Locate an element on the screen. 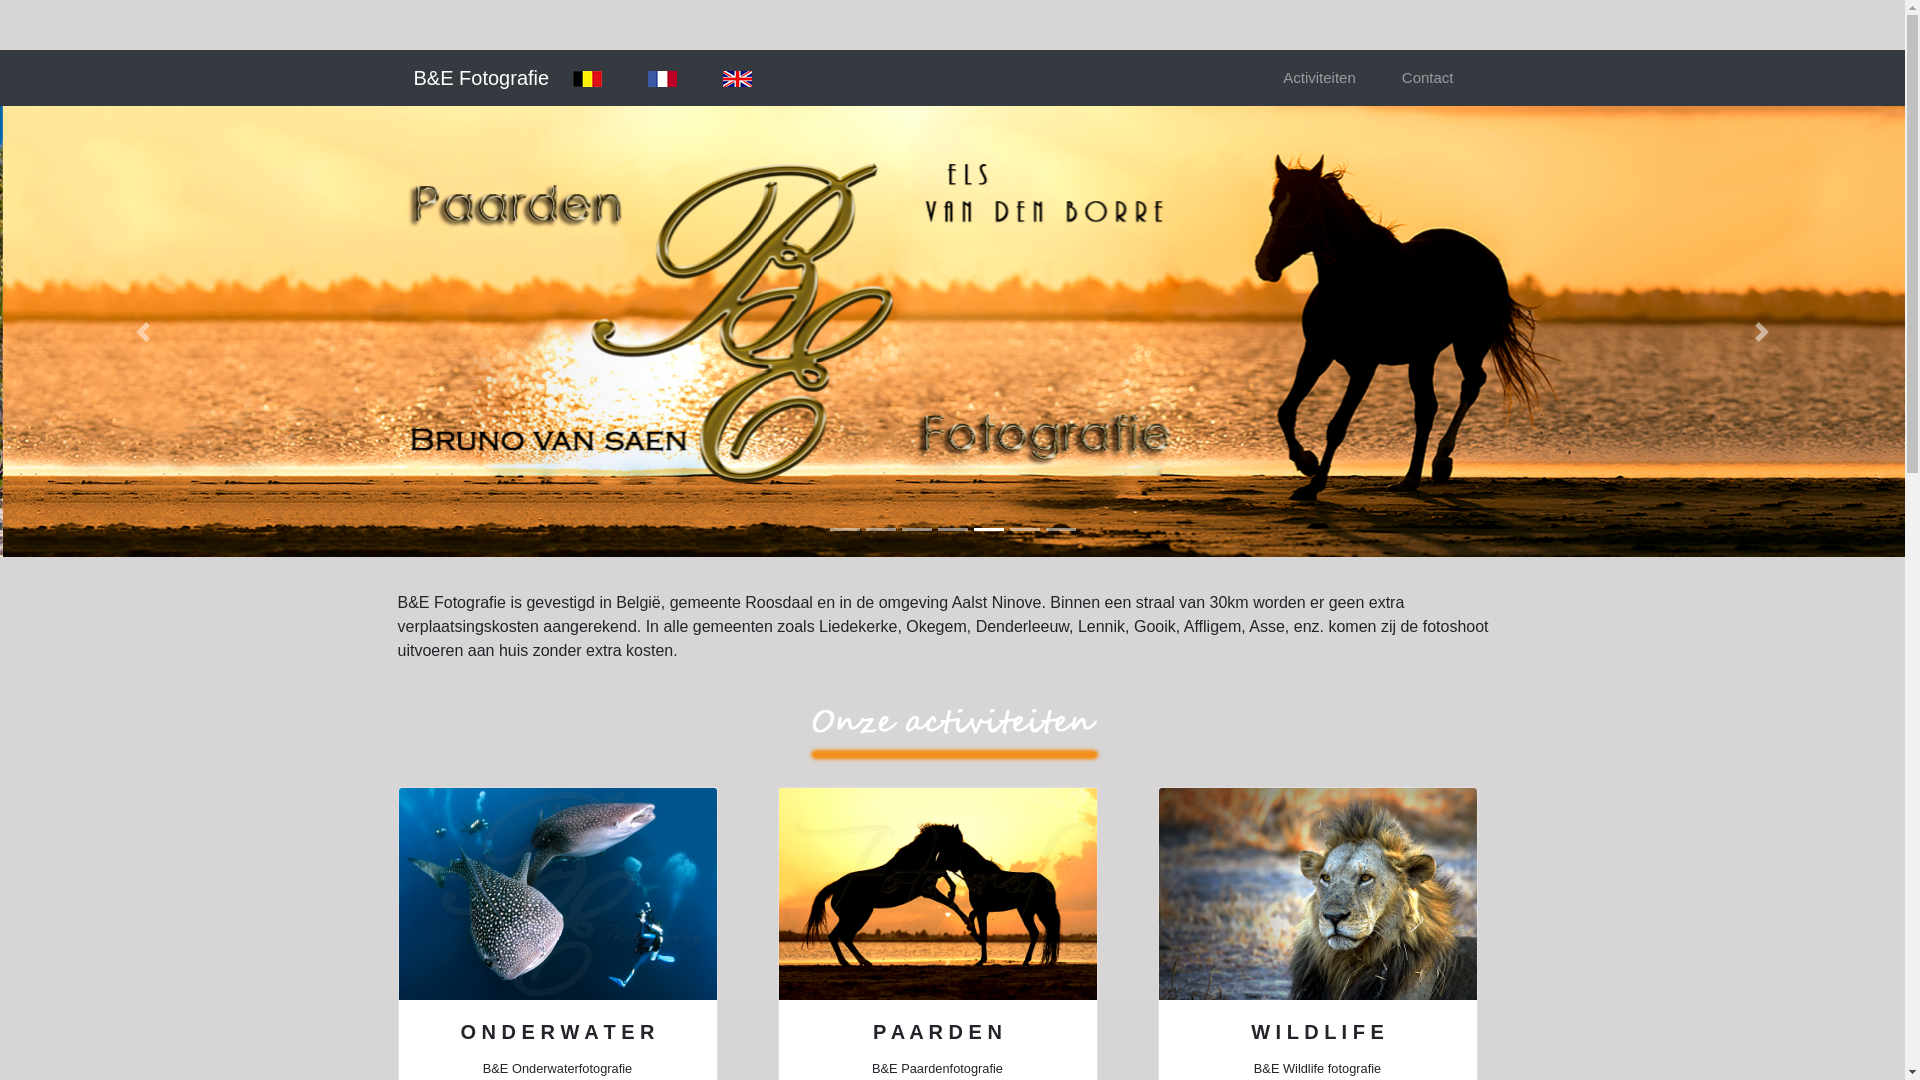 Image resolution: width=1920 pixels, height=1080 pixels. 'Previous' is located at coordinates (142, 330).